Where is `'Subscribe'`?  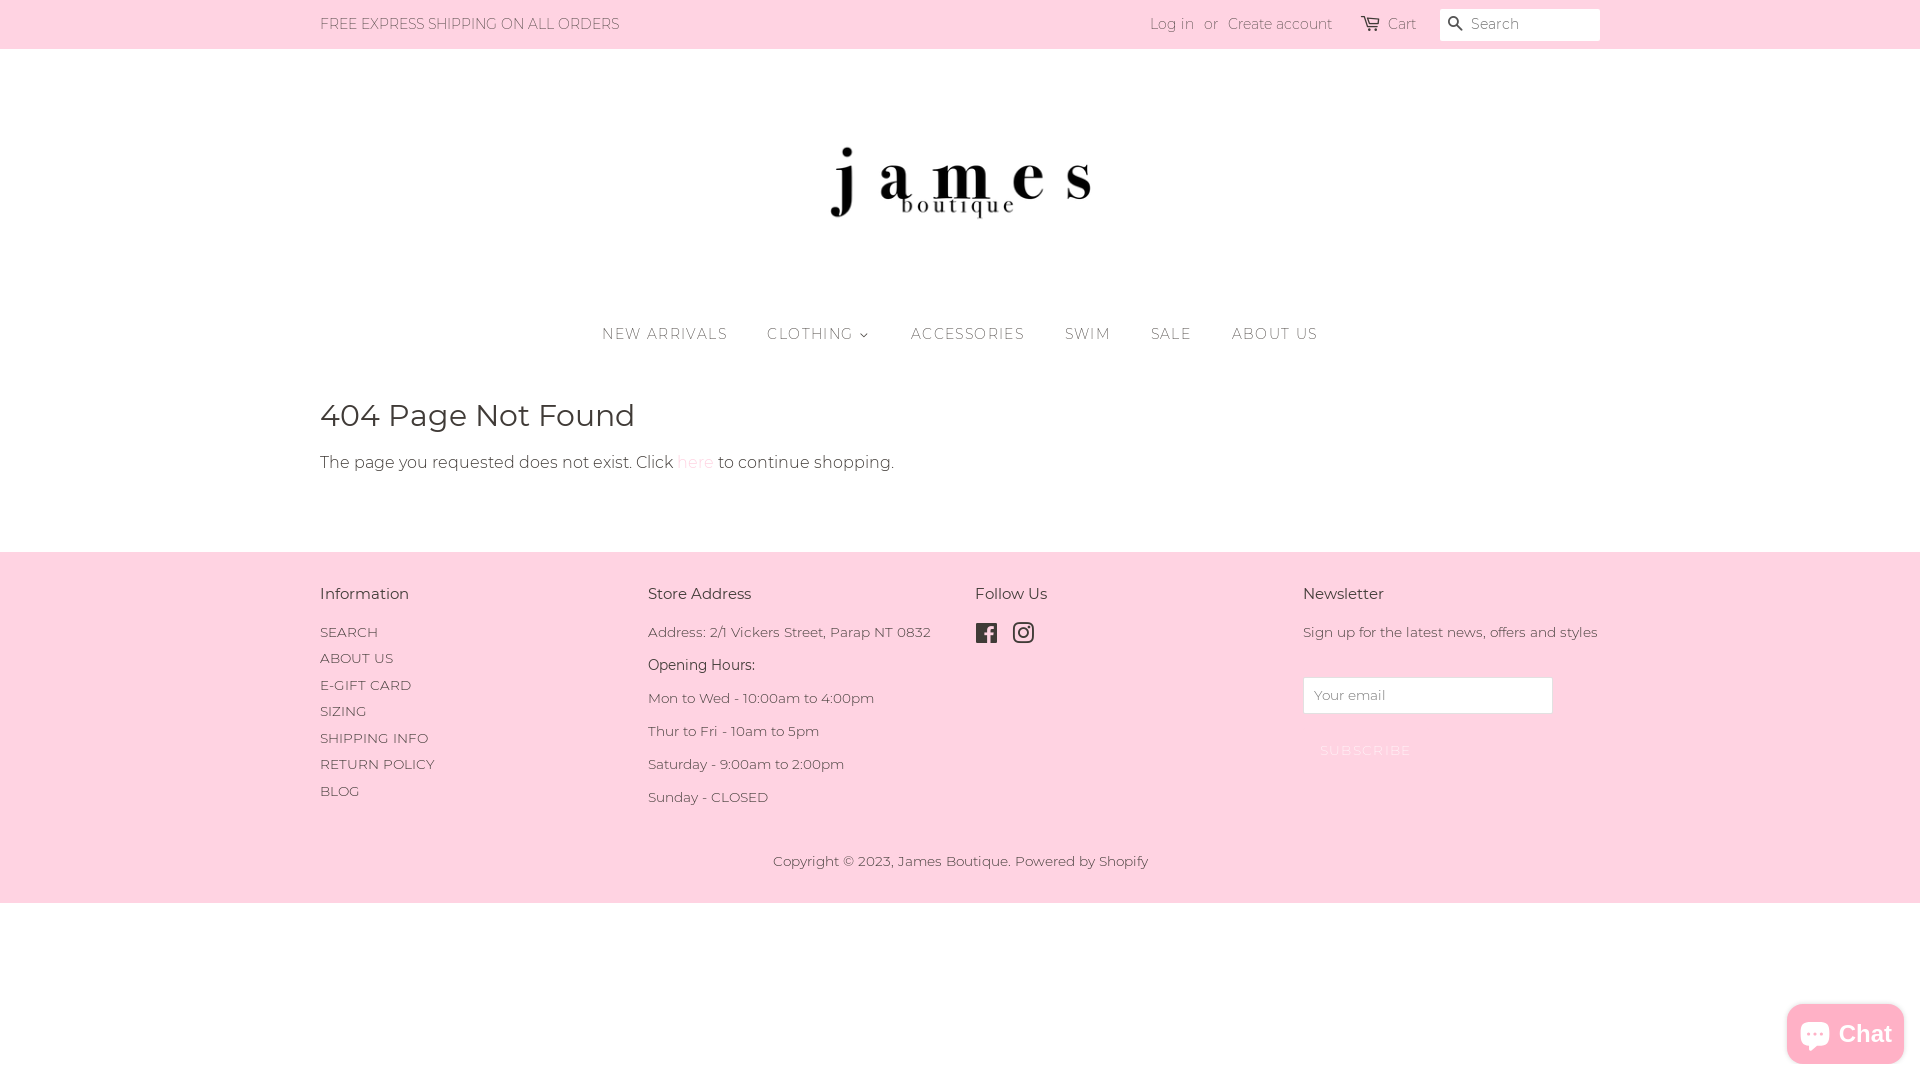 'Subscribe' is located at coordinates (1363, 749).